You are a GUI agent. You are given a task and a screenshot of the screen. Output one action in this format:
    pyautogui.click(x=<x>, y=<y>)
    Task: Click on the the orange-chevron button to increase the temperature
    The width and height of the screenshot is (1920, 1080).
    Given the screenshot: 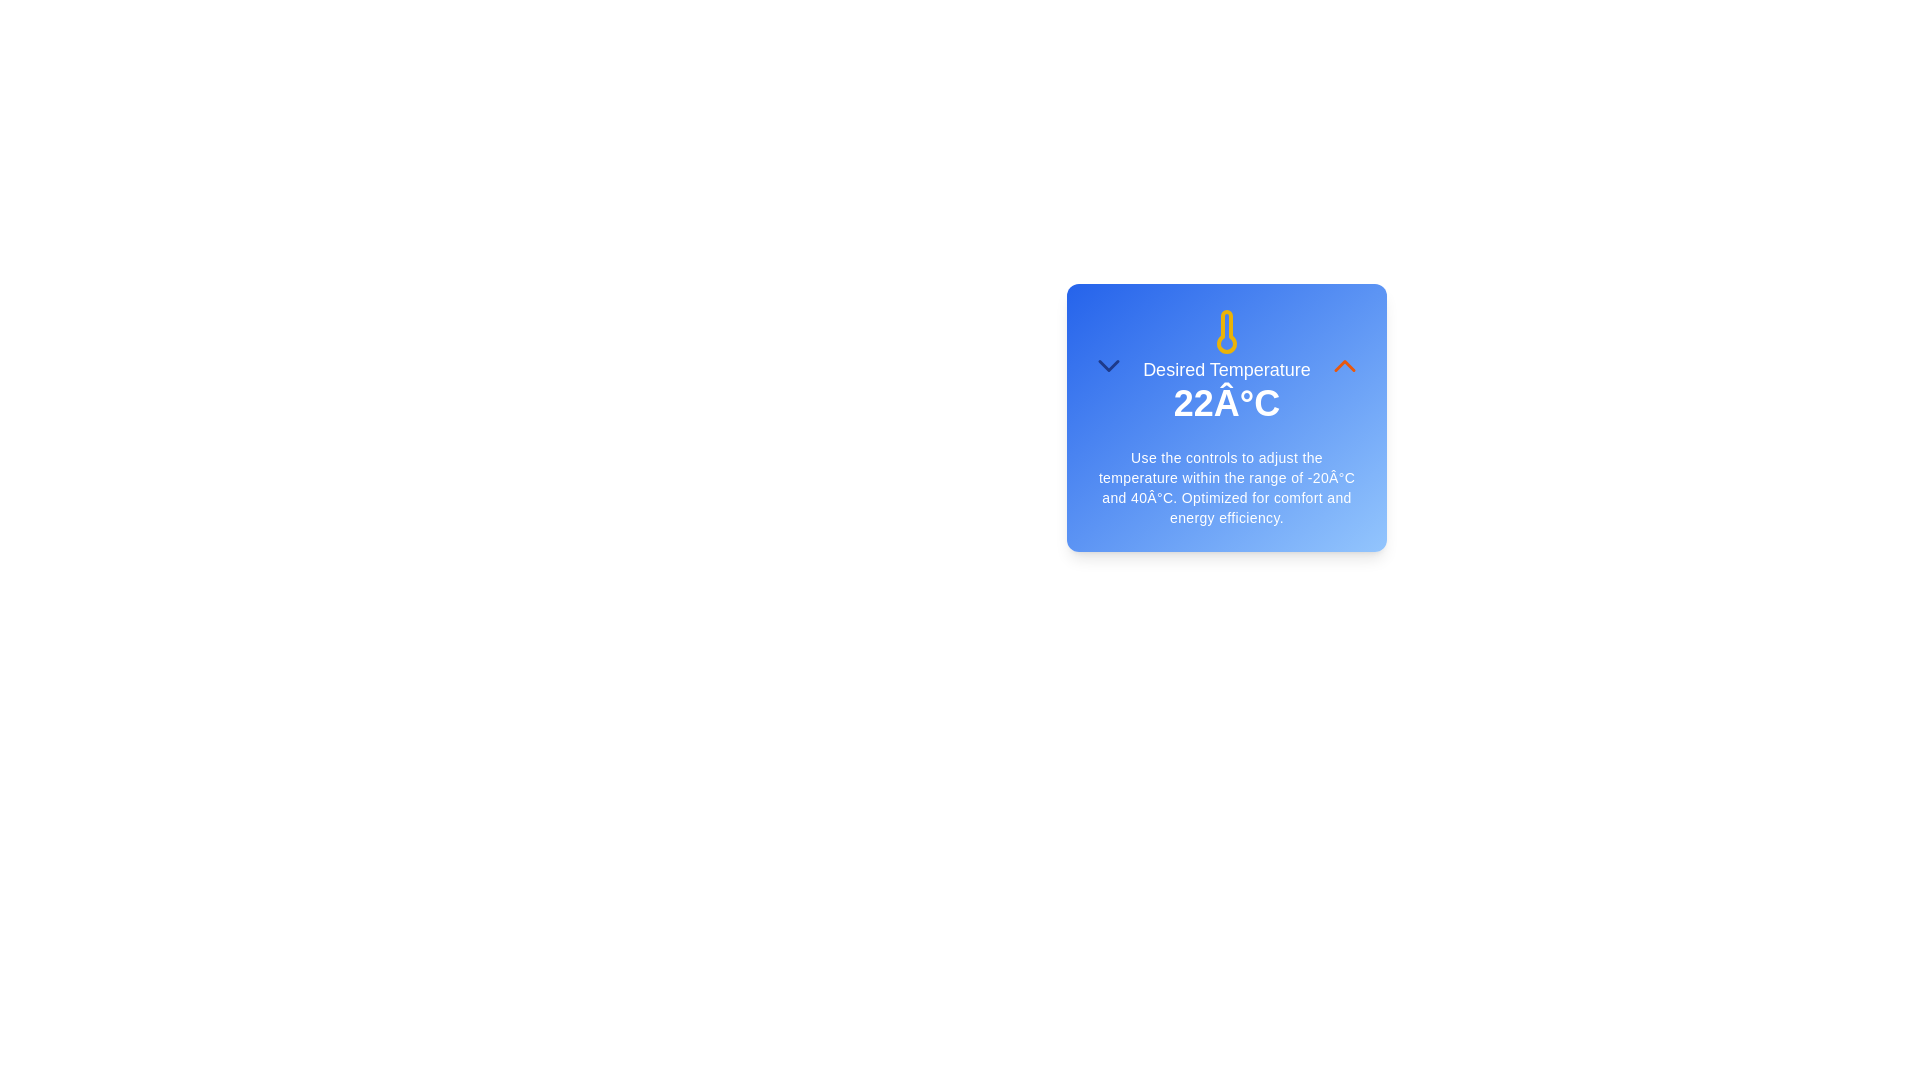 What is the action you would take?
    pyautogui.click(x=1344, y=366)
    